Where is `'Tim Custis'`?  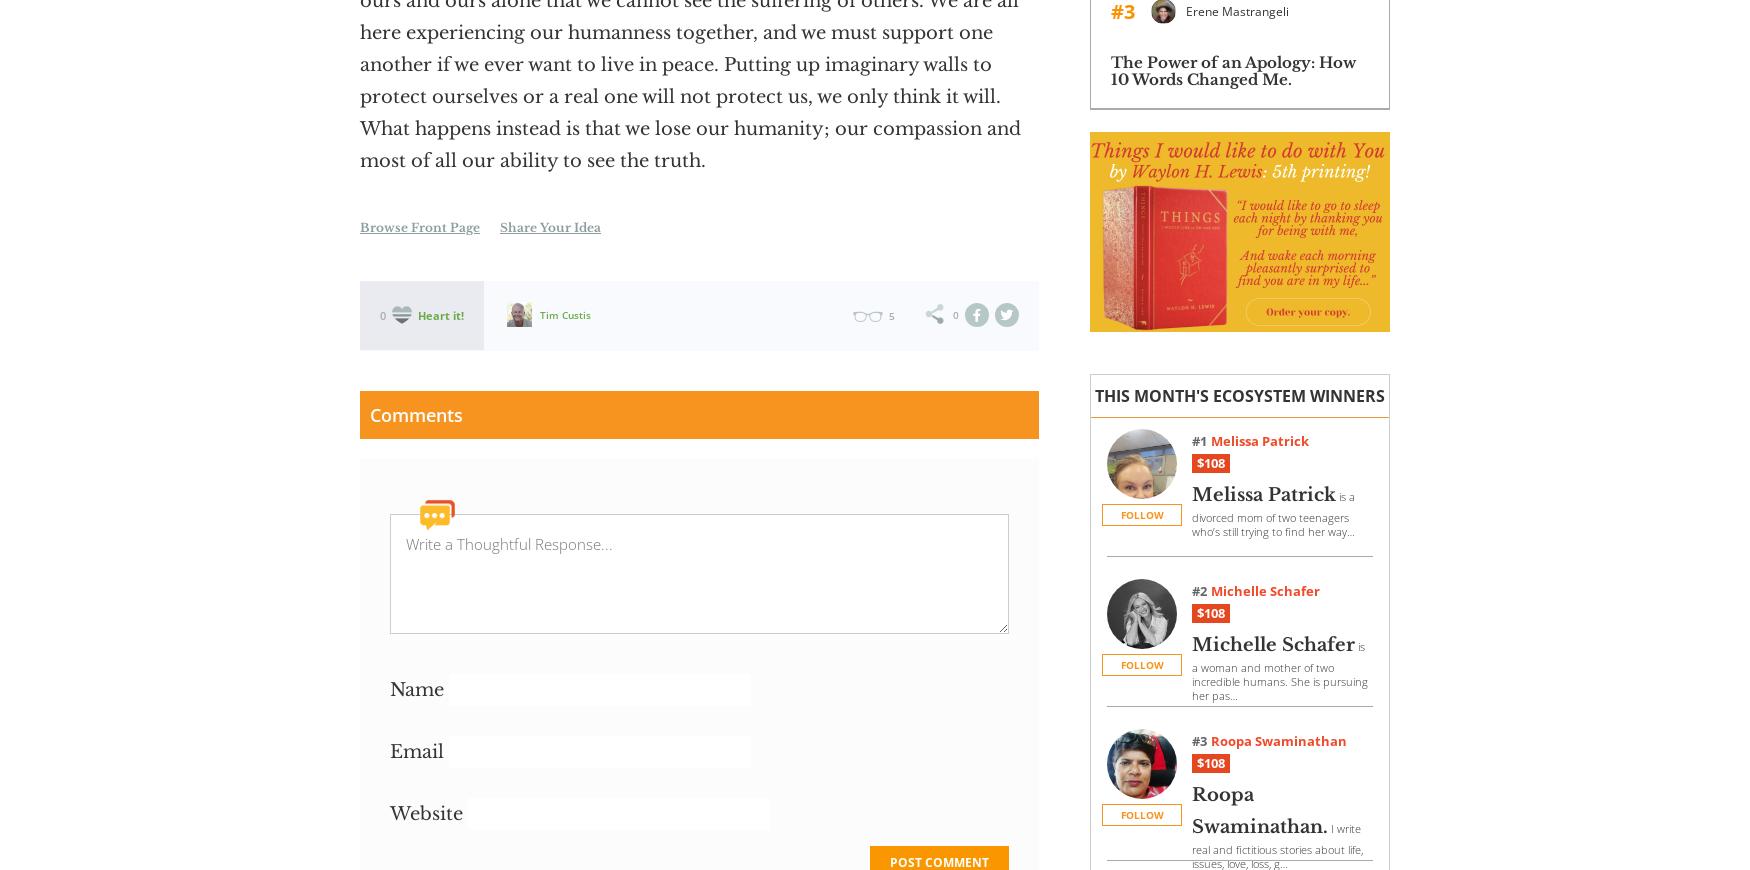
'Tim Custis' is located at coordinates (565, 315).